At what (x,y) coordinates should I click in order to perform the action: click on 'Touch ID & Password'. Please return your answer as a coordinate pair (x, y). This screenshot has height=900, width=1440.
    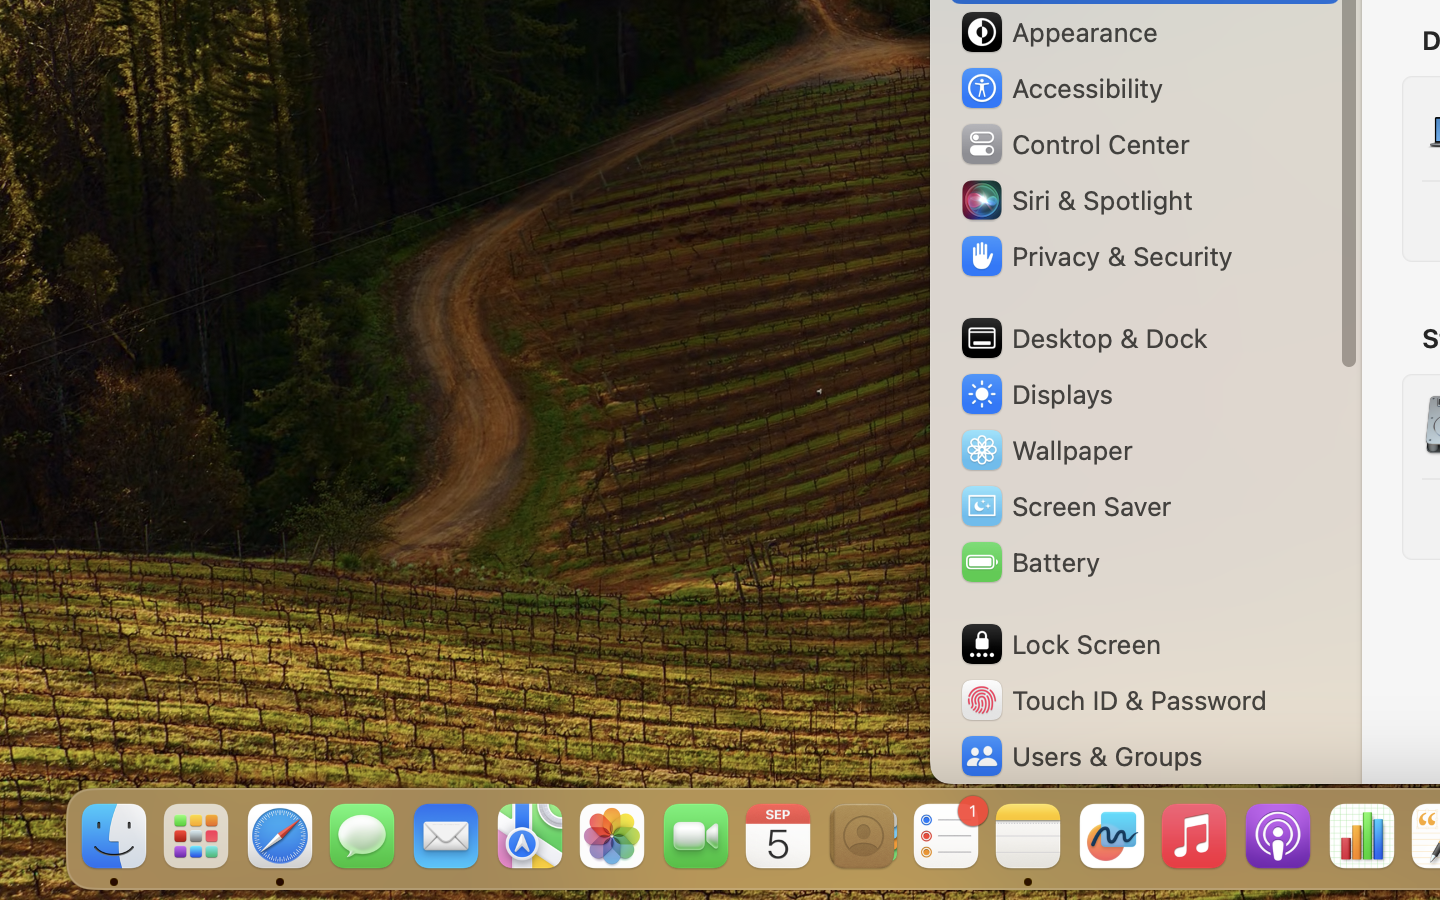
    Looking at the image, I should click on (1111, 699).